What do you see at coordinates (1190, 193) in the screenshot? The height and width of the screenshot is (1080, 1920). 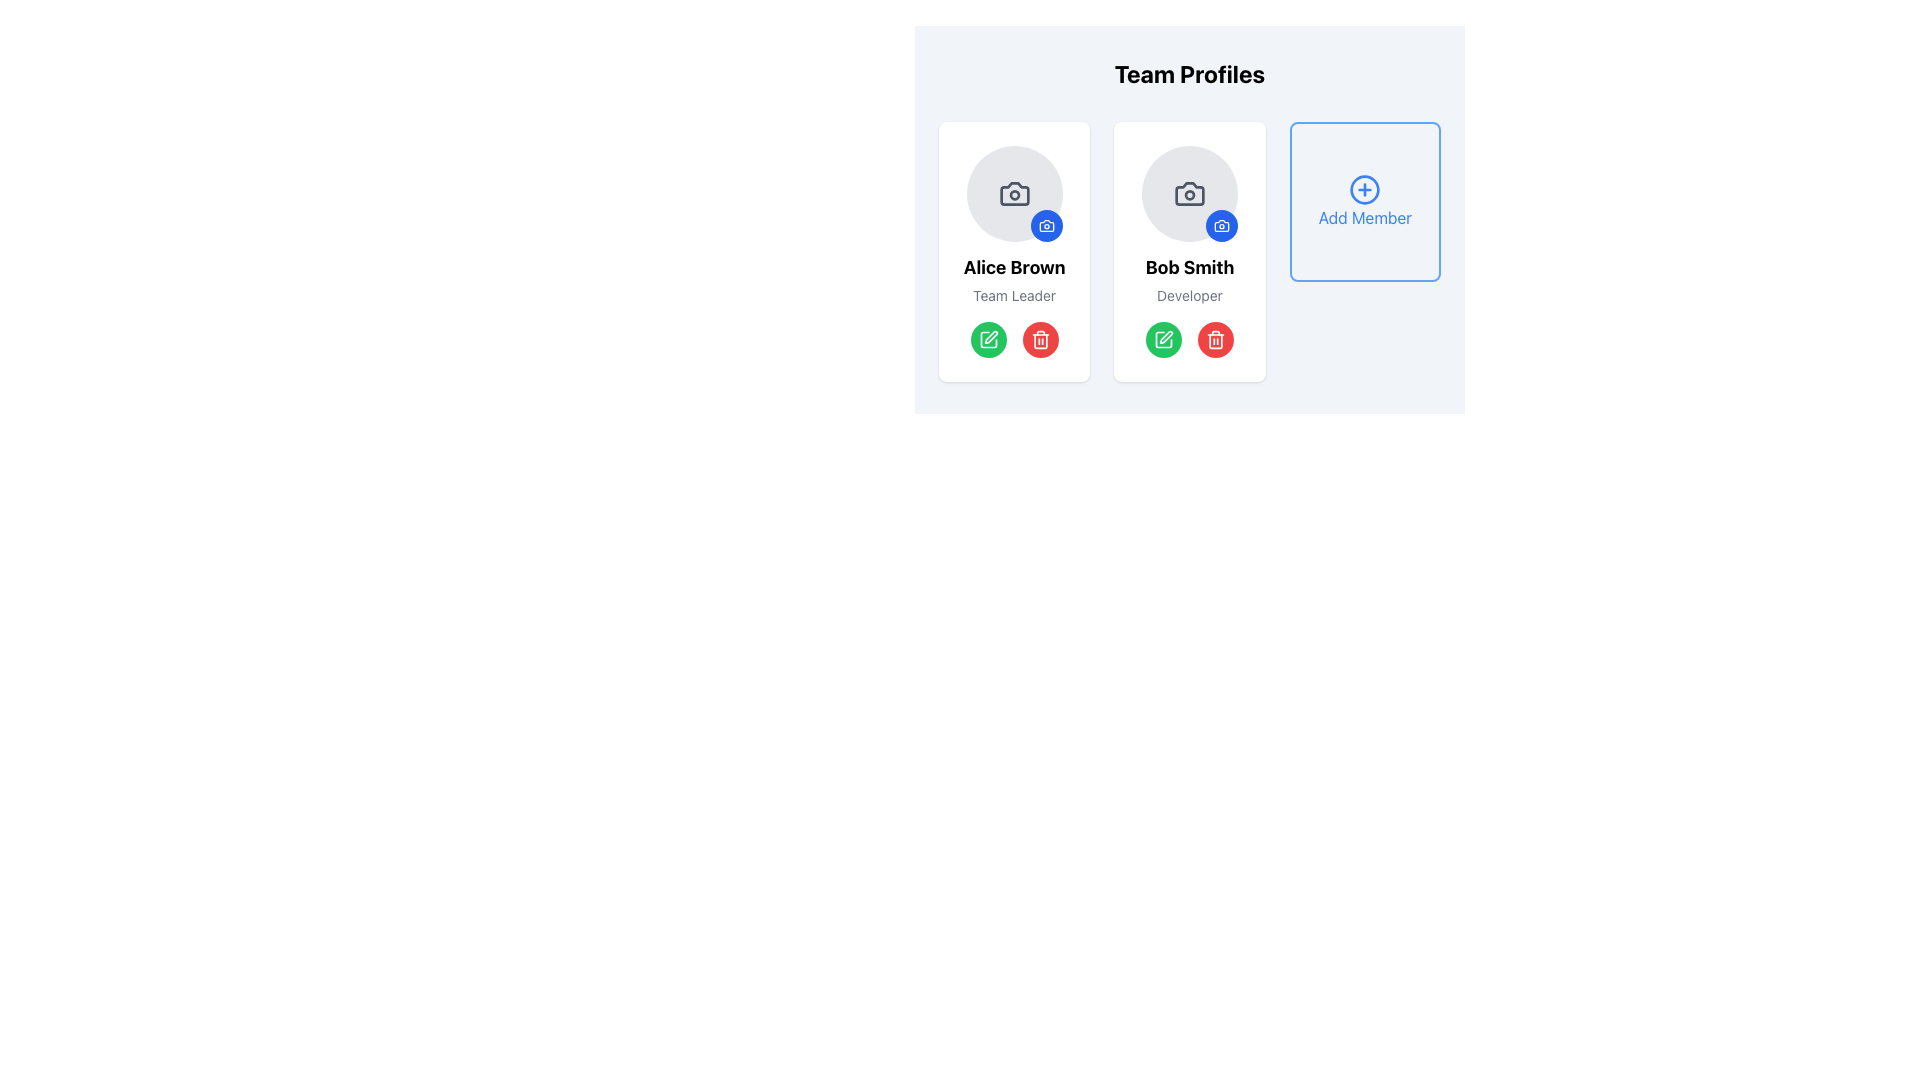 I see `the camera icon representing Bob Smith in the Team Profiles section, which is a stylized SVG graphic with a rounded rectangular shape and a circular lens in the middle` at bounding box center [1190, 193].